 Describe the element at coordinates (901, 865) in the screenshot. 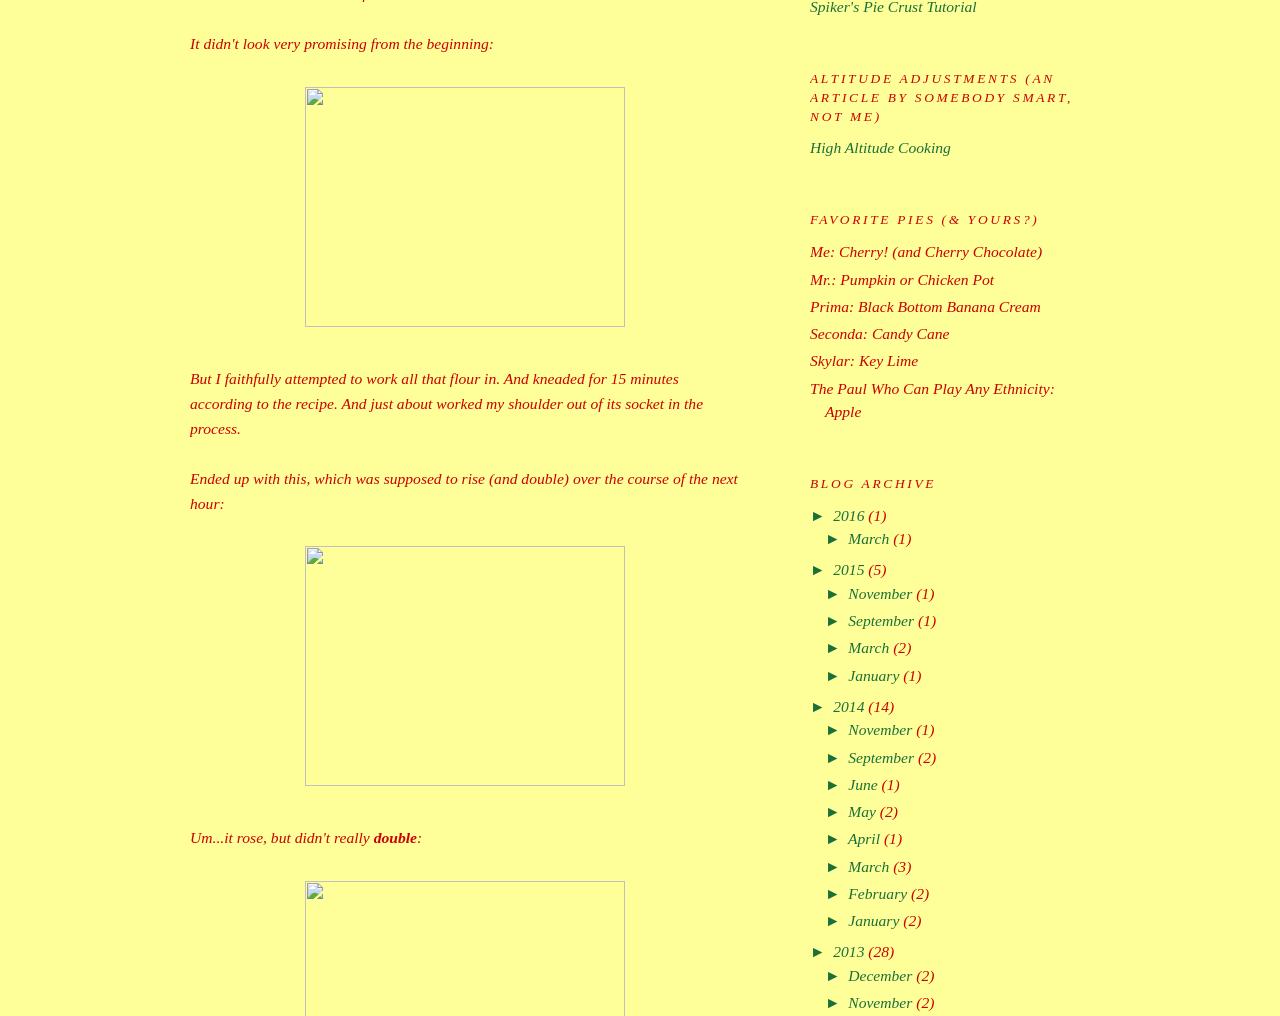

I see `'(3)'` at that location.